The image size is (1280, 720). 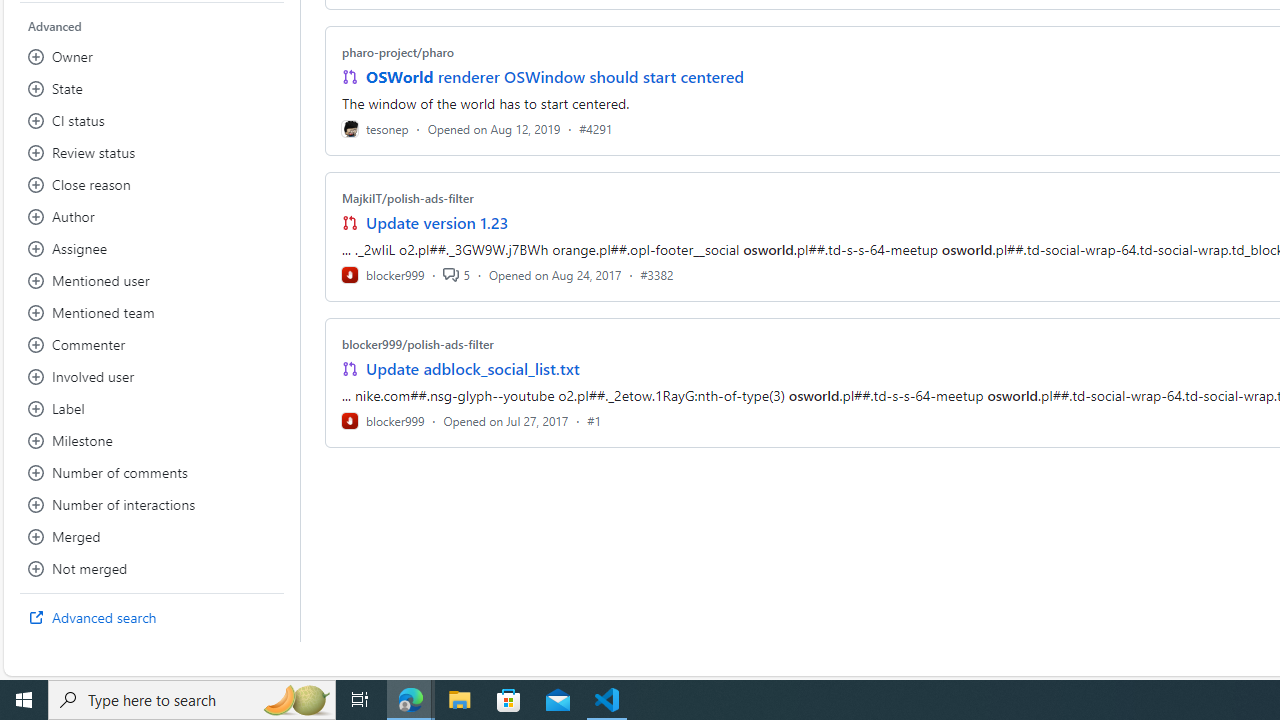 I want to click on '#1', so click(x=593, y=419).